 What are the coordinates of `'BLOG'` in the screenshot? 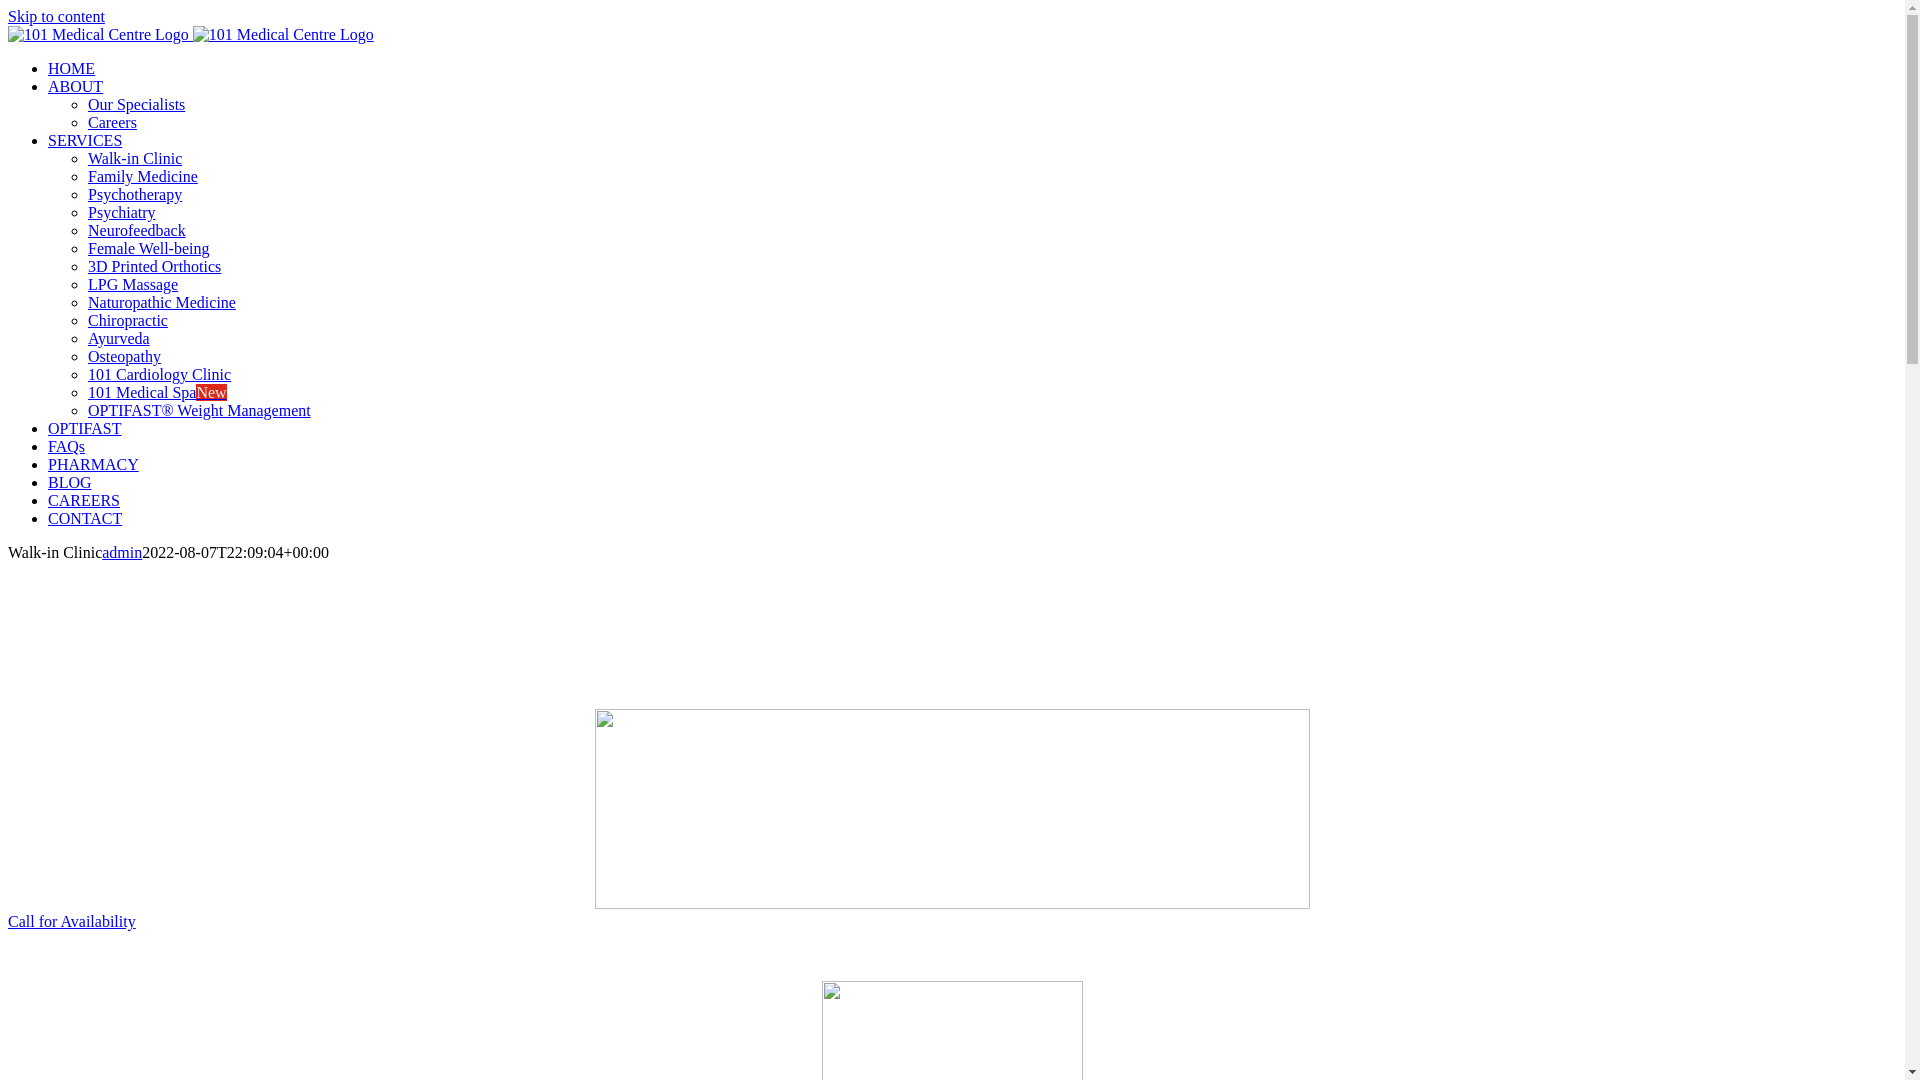 It's located at (70, 482).